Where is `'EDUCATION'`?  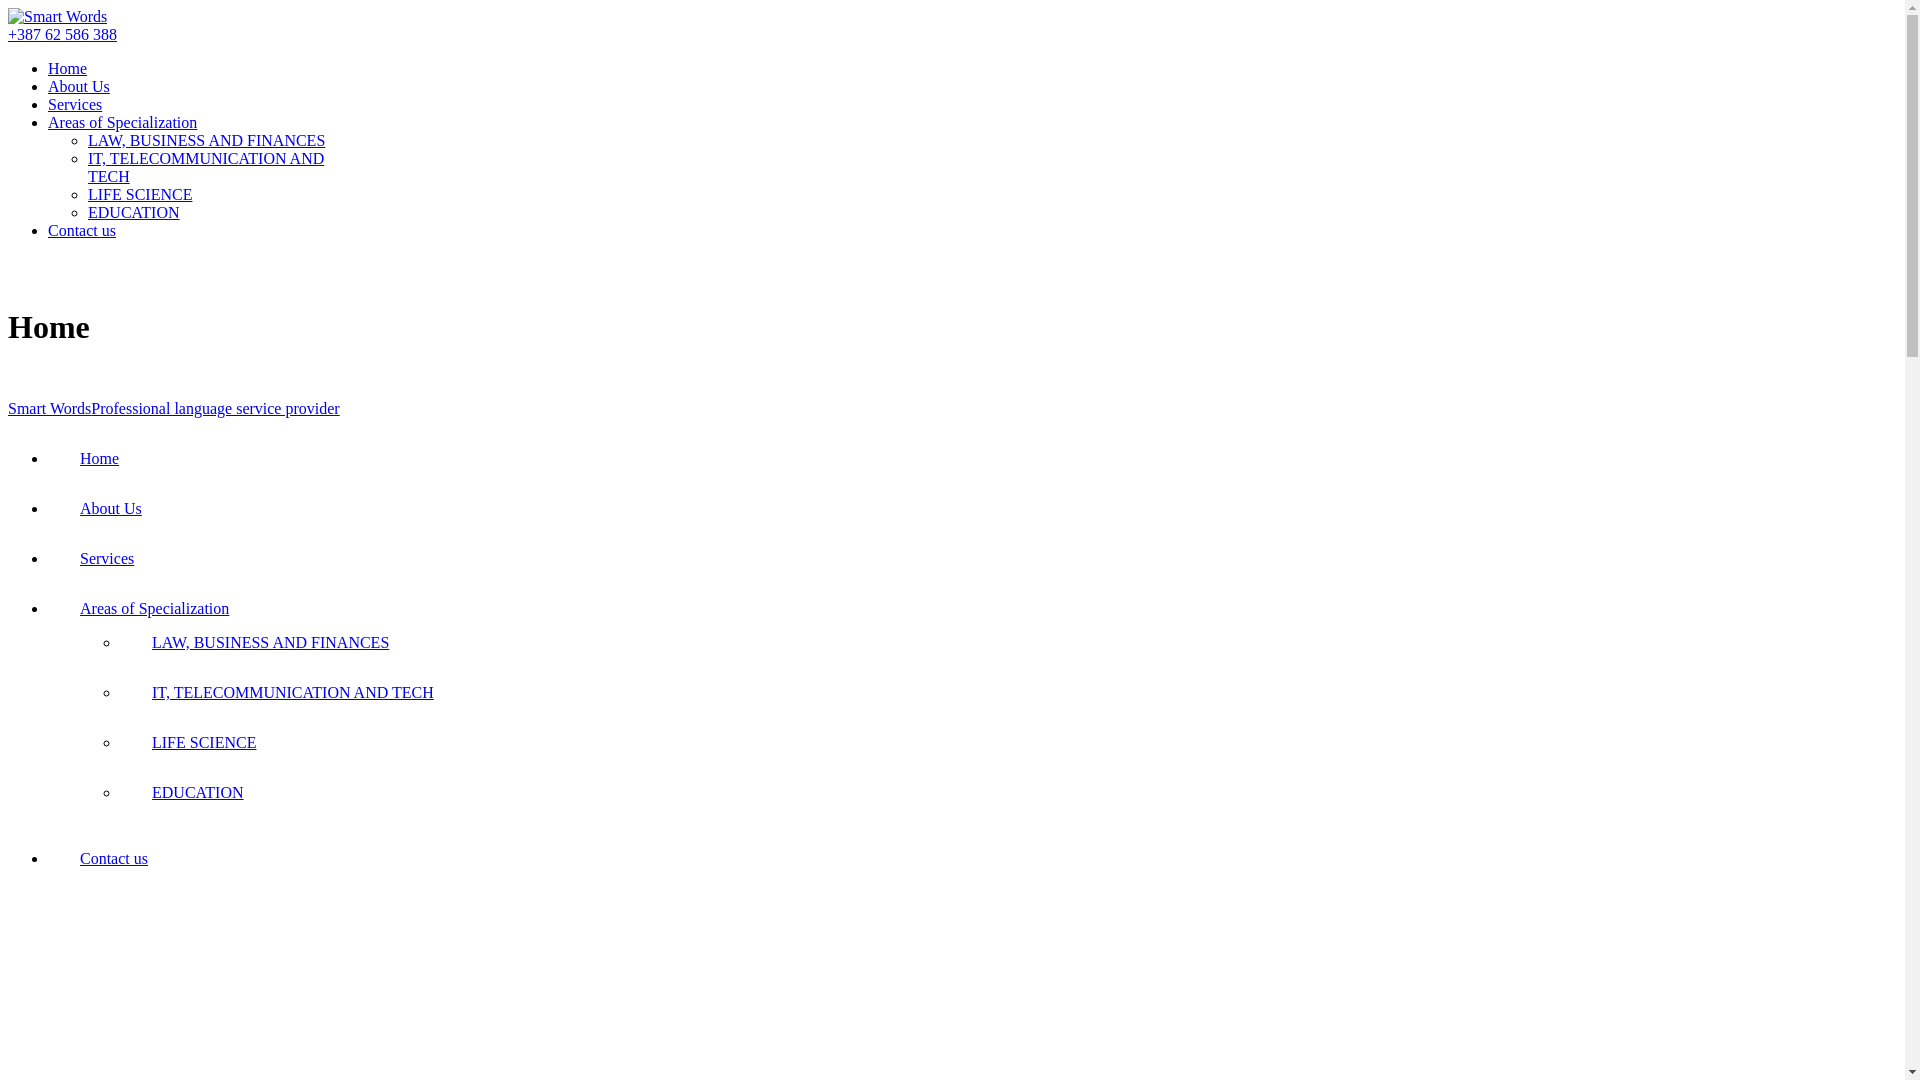
'EDUCATION' is located at coordinates (133, 212).